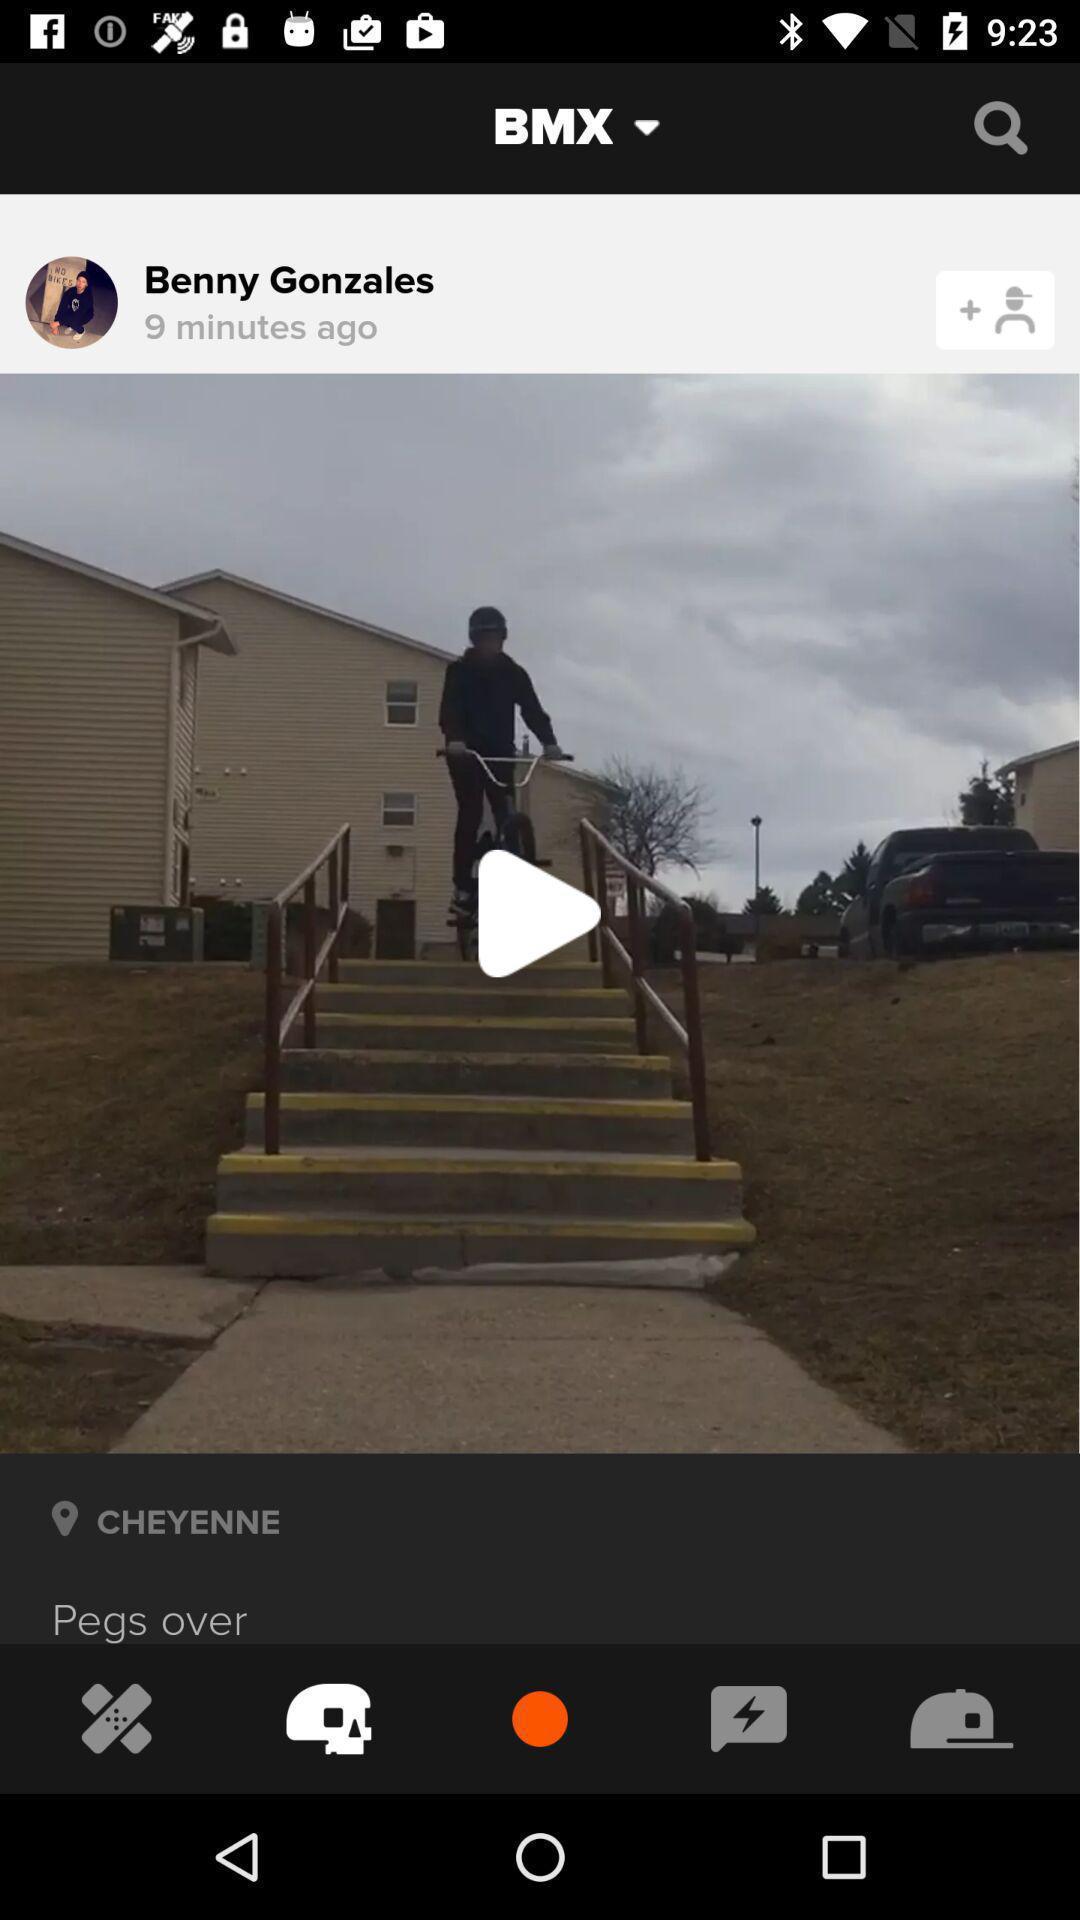 The image size is (1080, 1920). Describe the element at coordinates (662, 126) in the screenshot. I see `the expand_more icon` at that location.